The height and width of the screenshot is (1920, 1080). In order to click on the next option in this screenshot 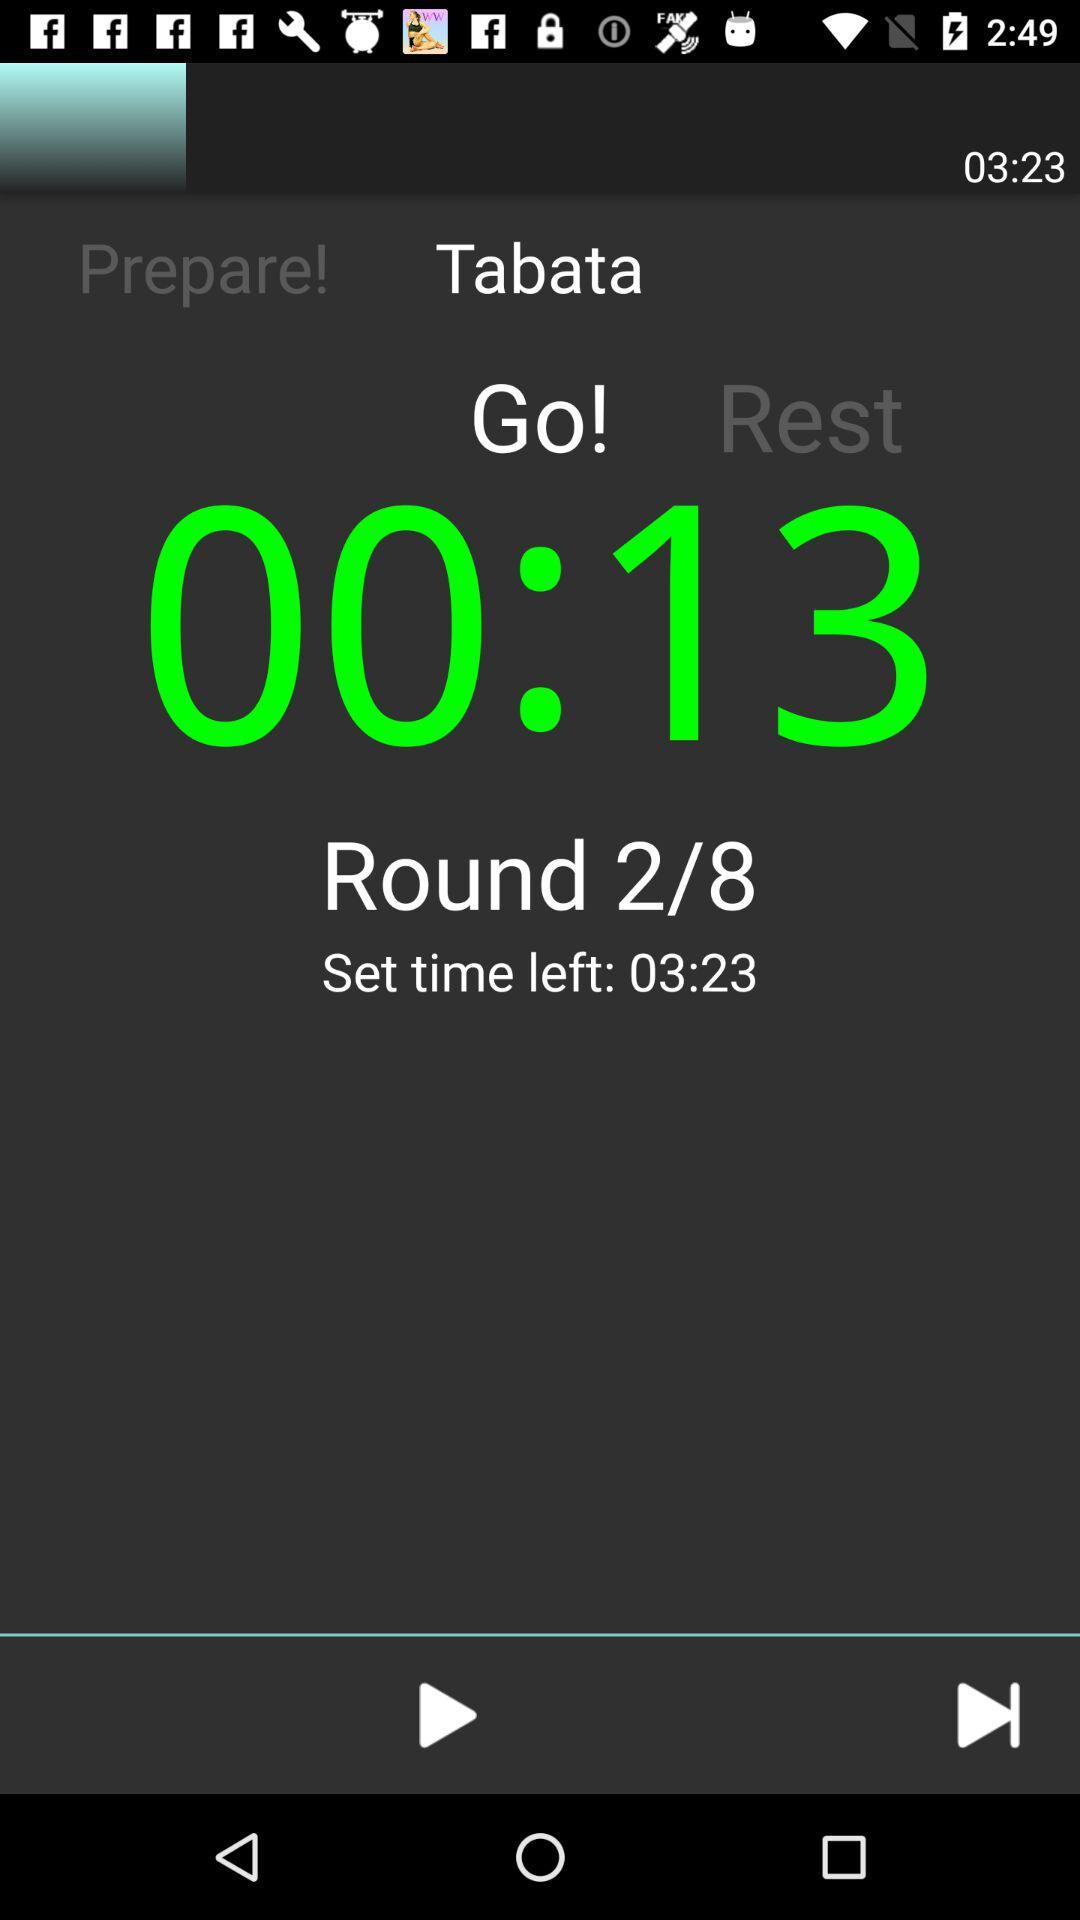, I will do `click(987, 1714)`.